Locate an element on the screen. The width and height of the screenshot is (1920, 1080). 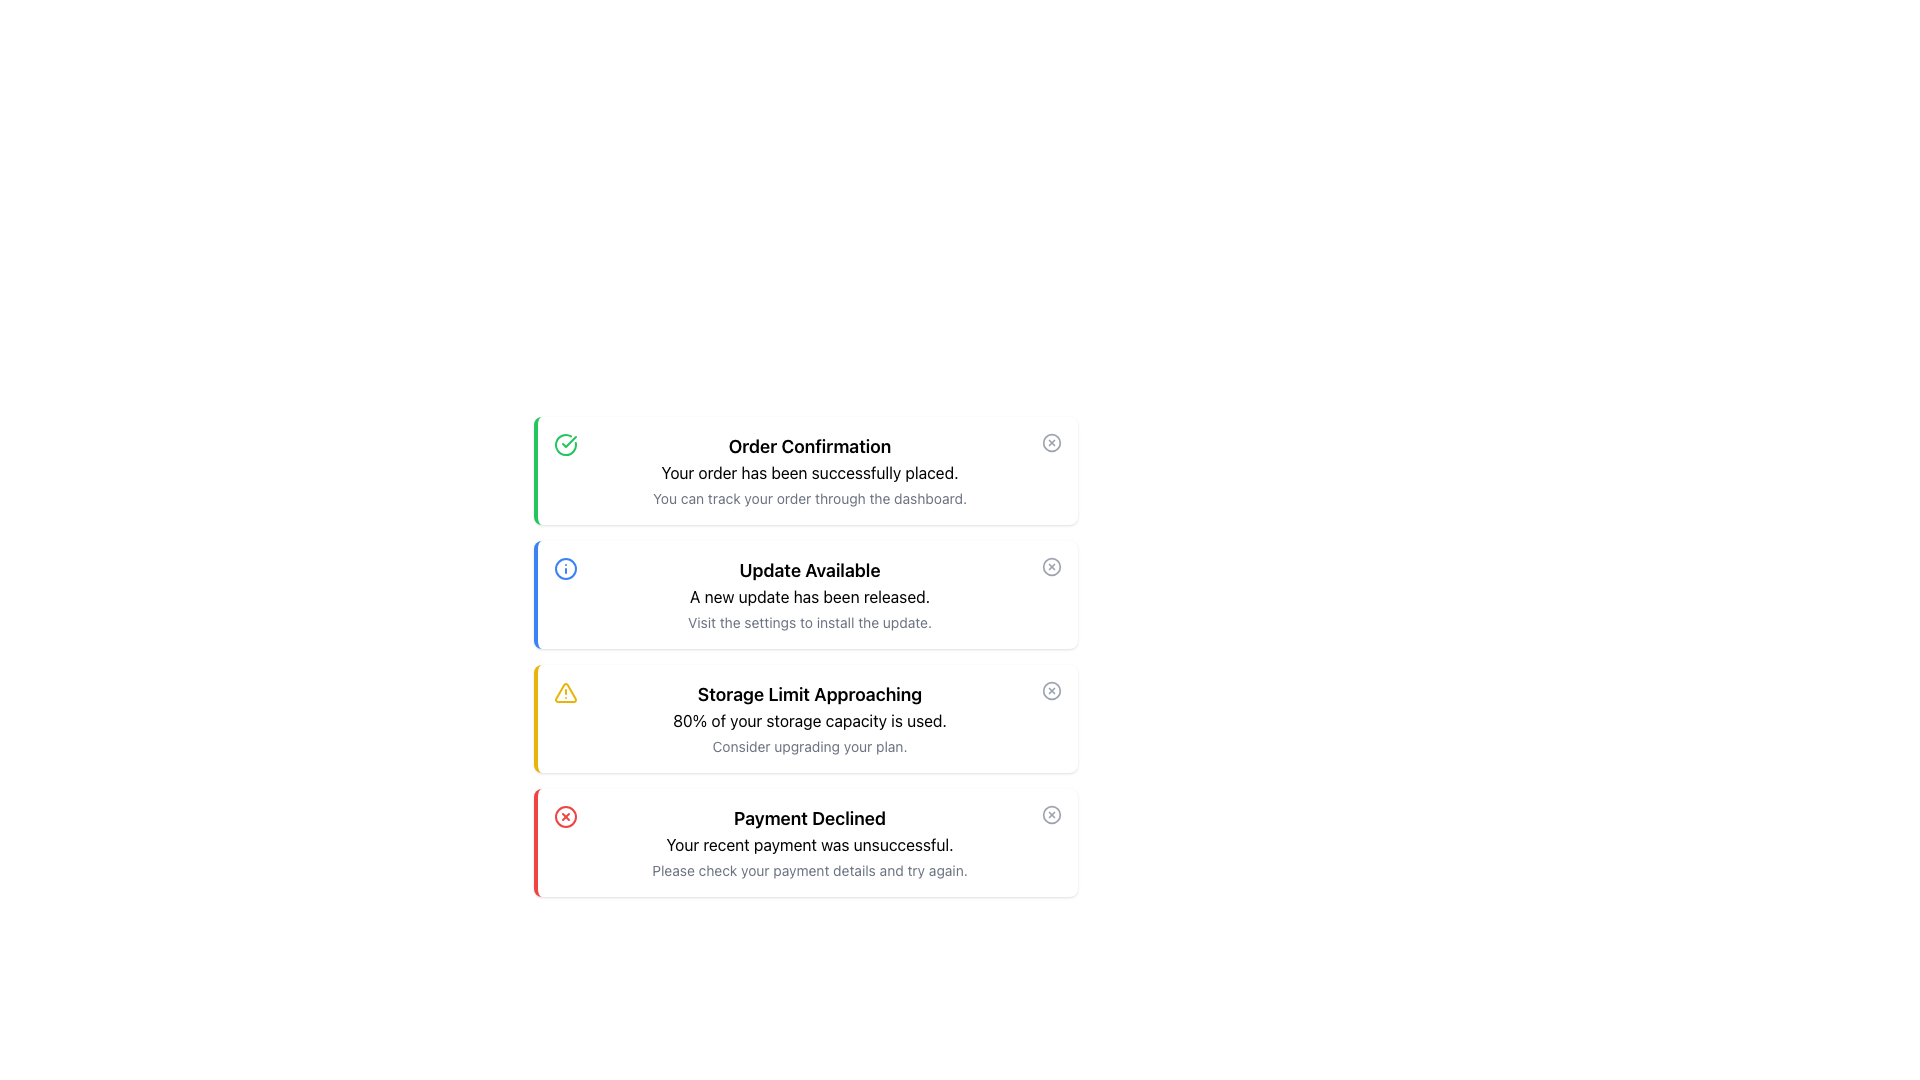
the information displayed in the green-accented Notification Card at the top of the notification panel by clicking on it is located at coordinates (810, 470).